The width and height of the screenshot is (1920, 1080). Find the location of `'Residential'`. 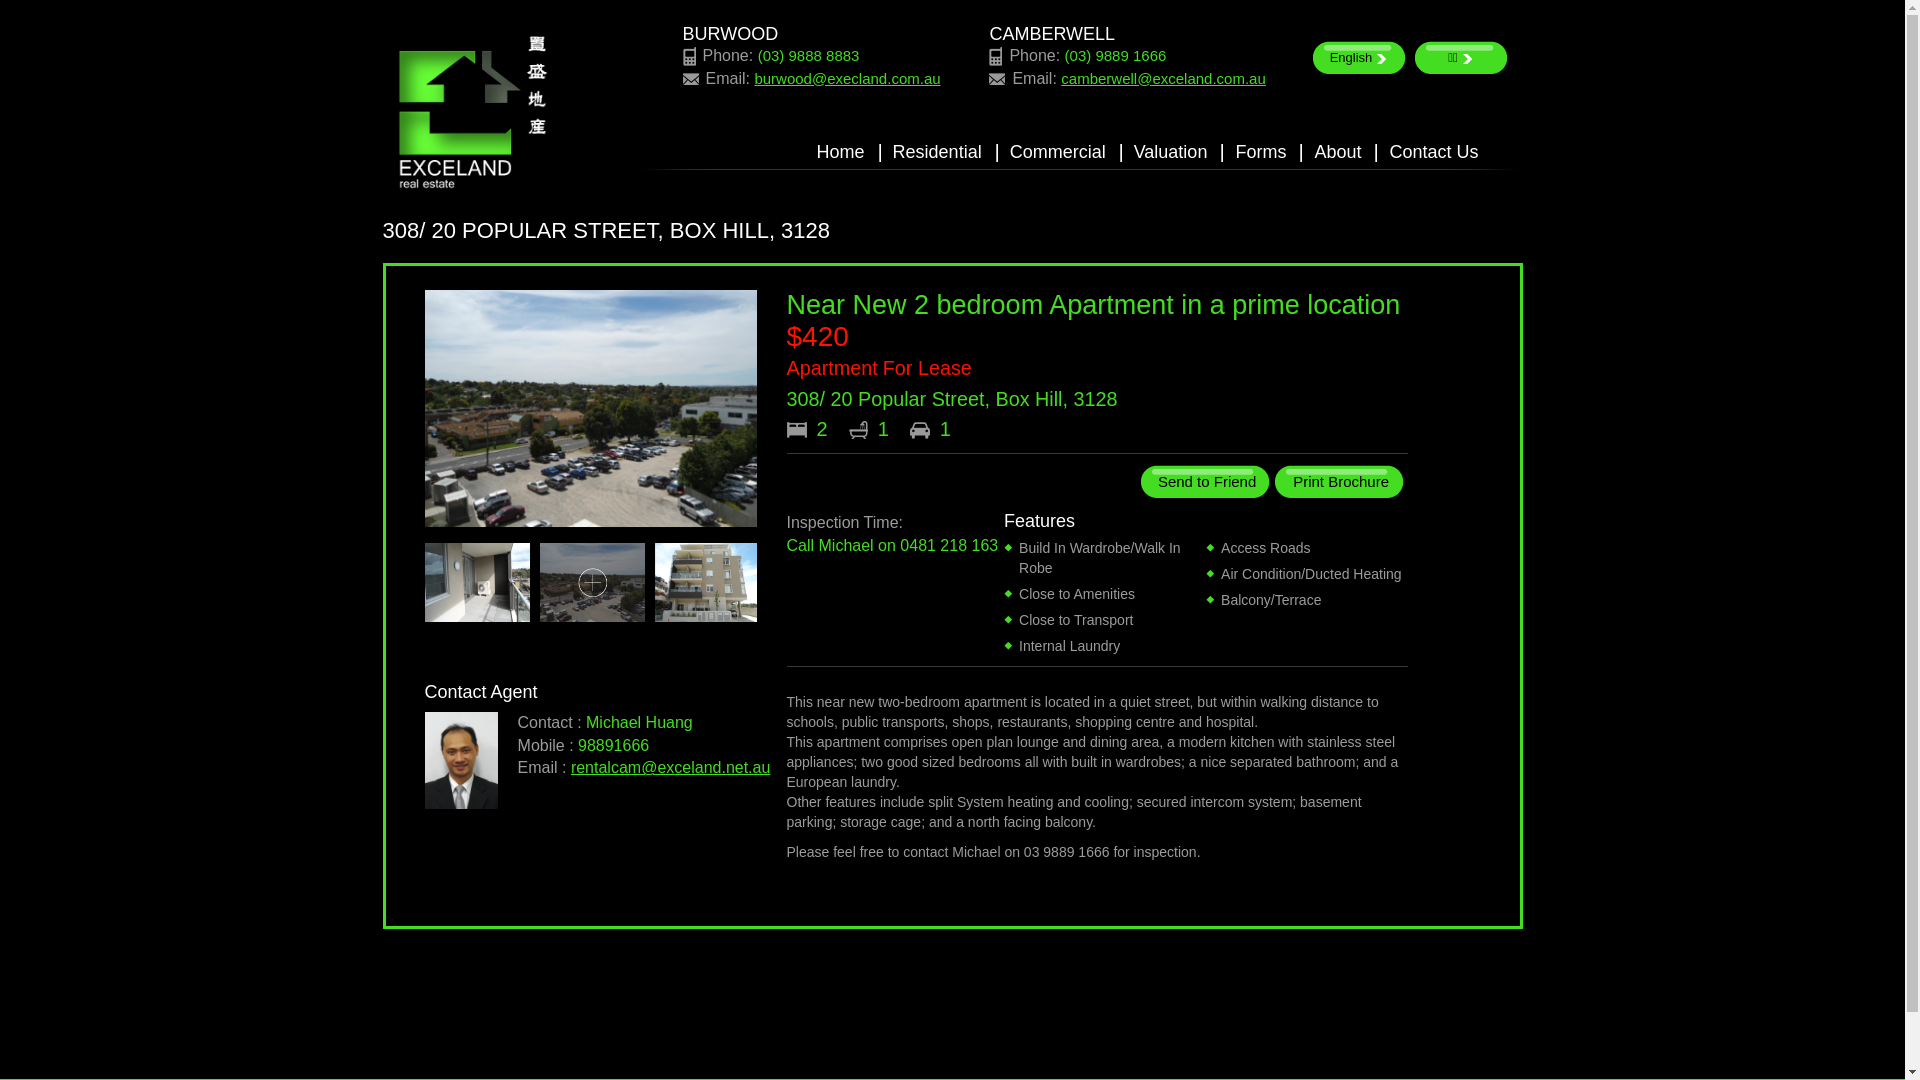

'Residential' is located at coordinates (891, 152).